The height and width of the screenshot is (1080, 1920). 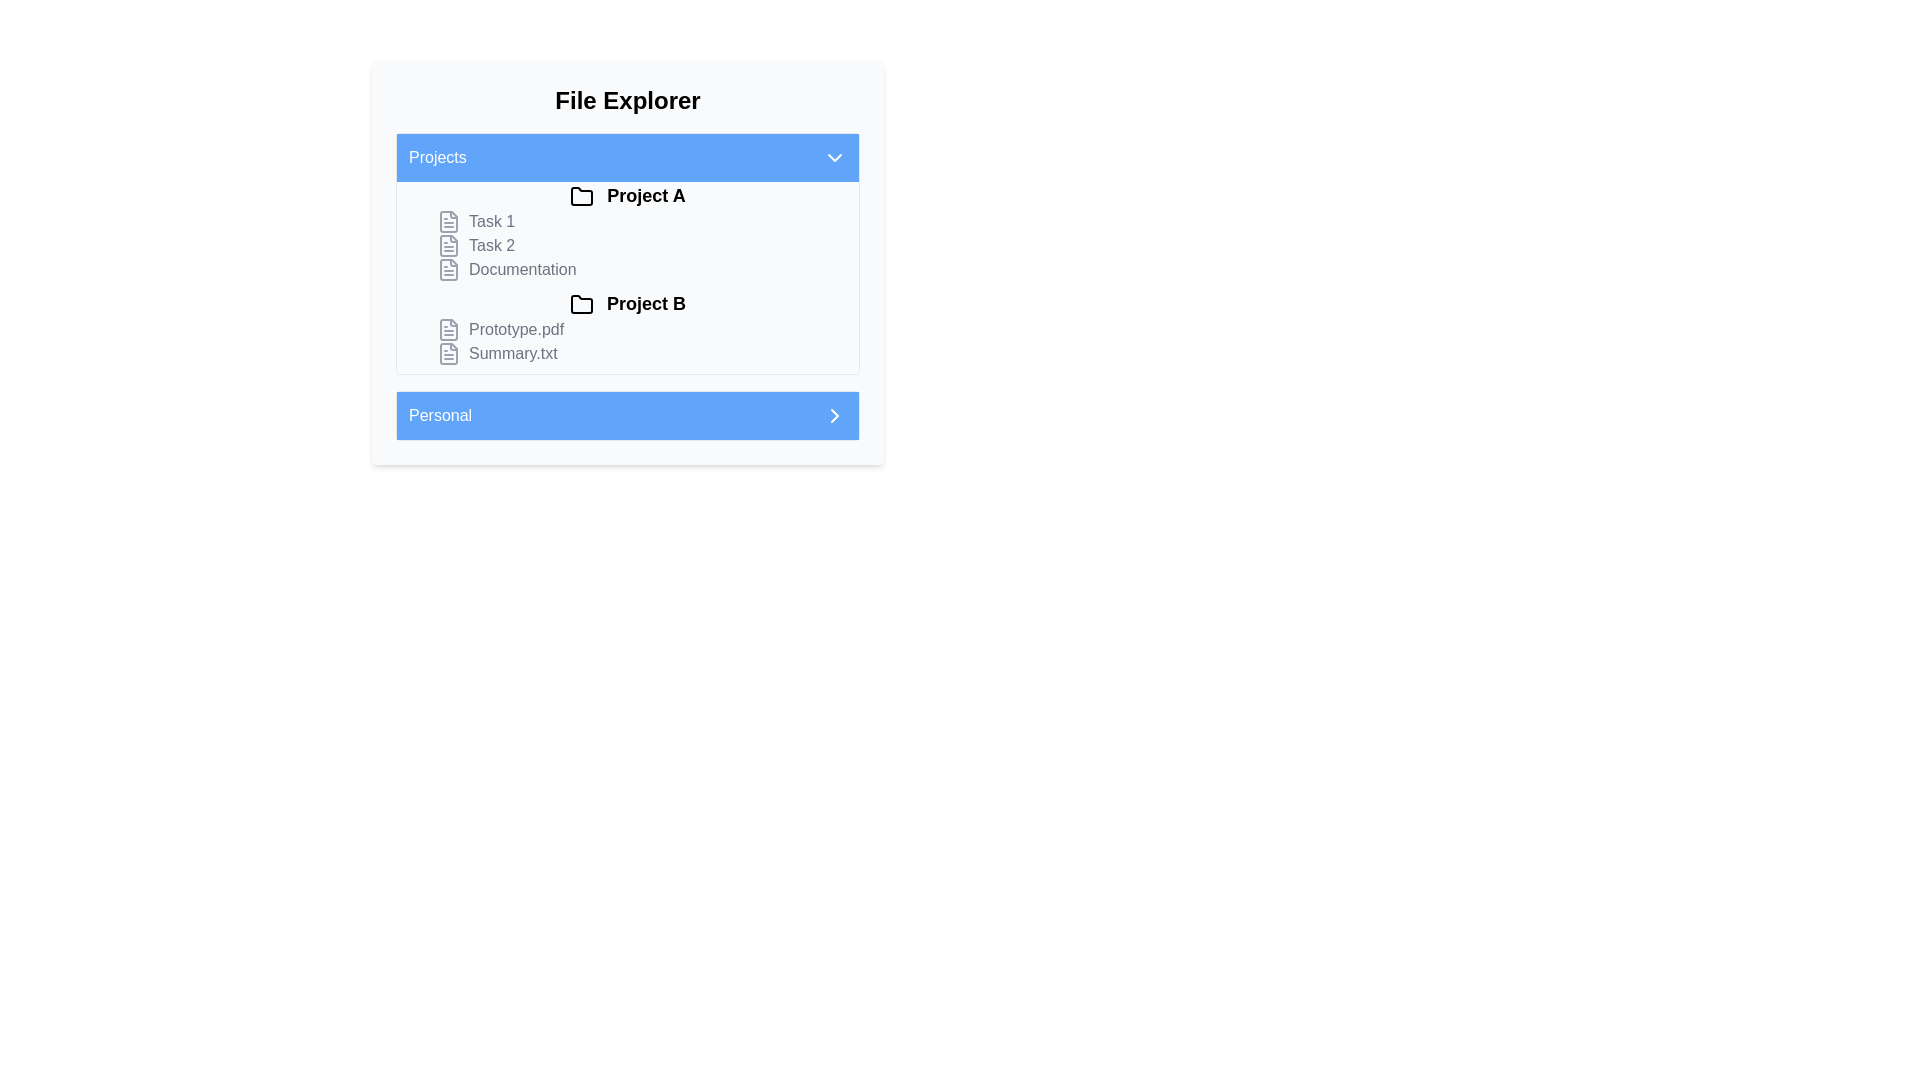 I want to click on the document icon located to the left of the text 'Task 1' in the first entry of the 'Projects' section, so click(x=448, y=222).